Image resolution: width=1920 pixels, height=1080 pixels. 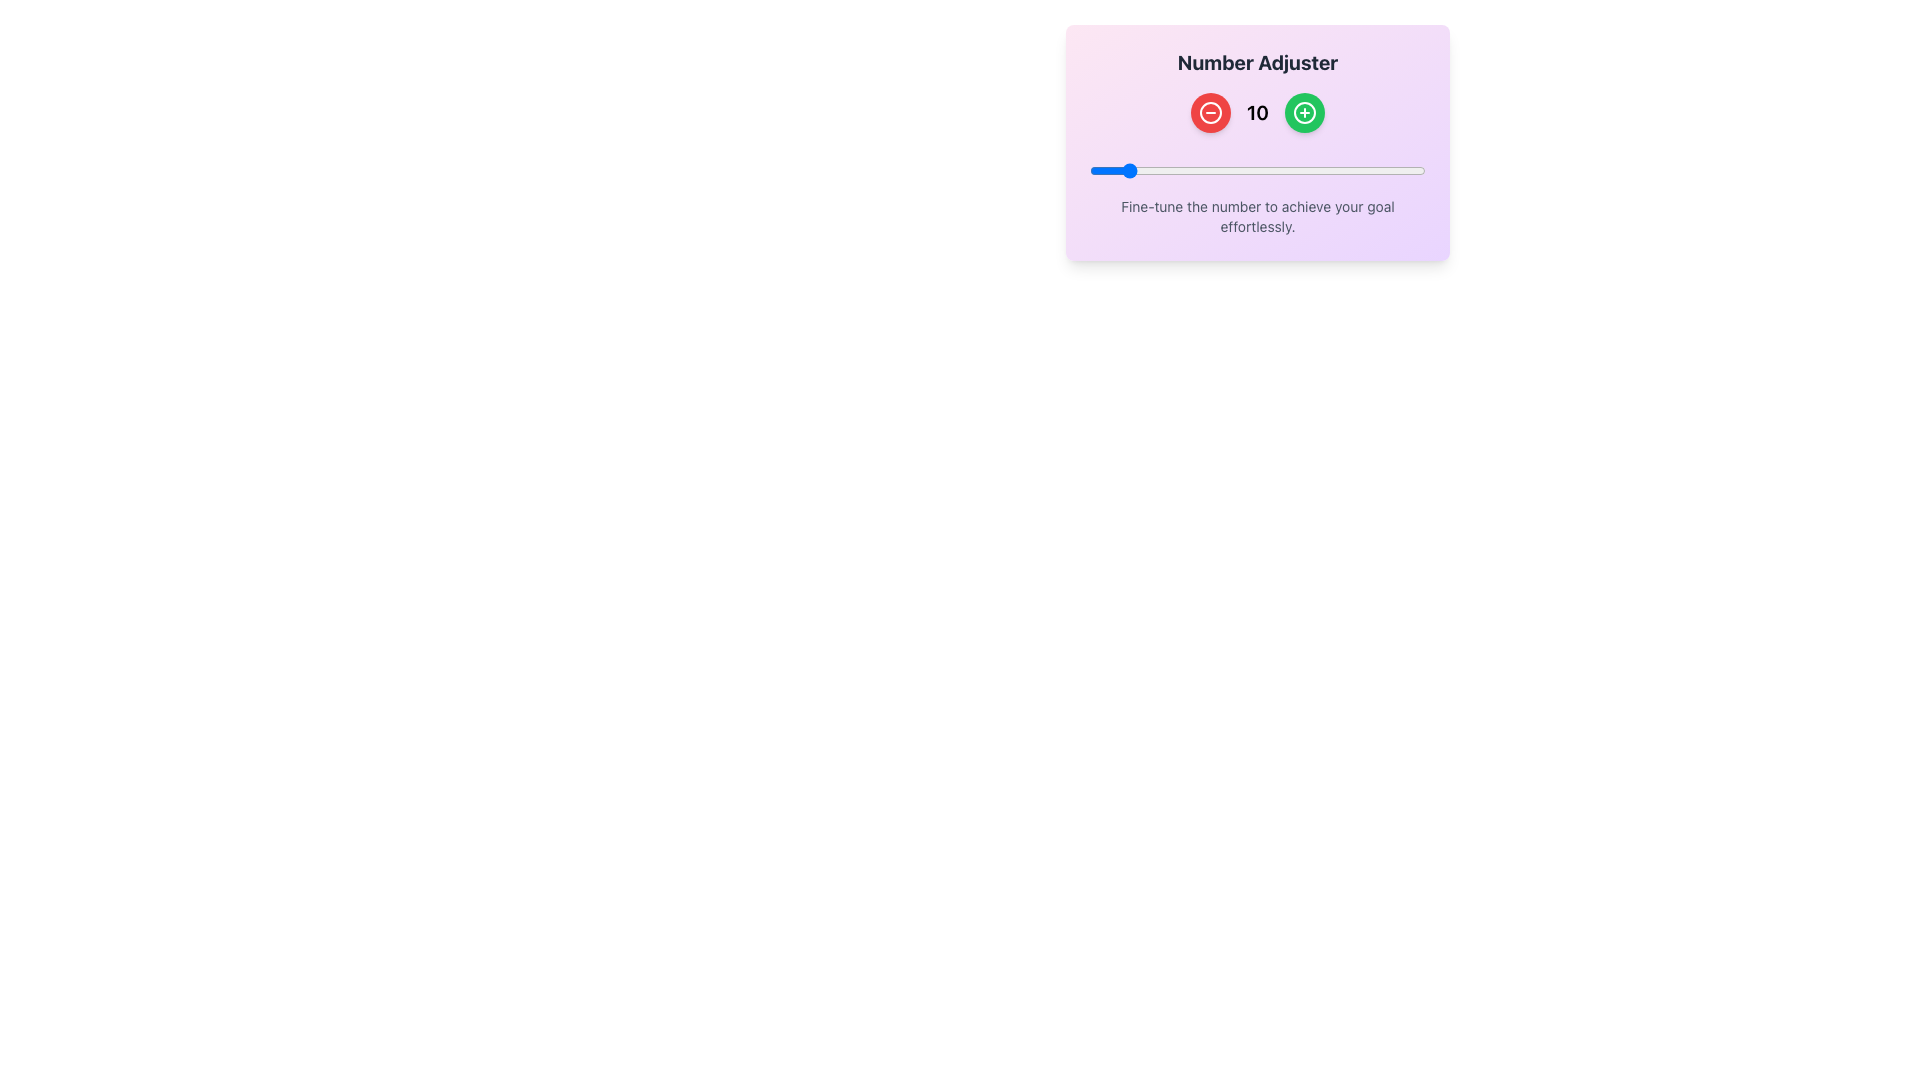 I want to click on the slider, so click(x=1140, y=169).